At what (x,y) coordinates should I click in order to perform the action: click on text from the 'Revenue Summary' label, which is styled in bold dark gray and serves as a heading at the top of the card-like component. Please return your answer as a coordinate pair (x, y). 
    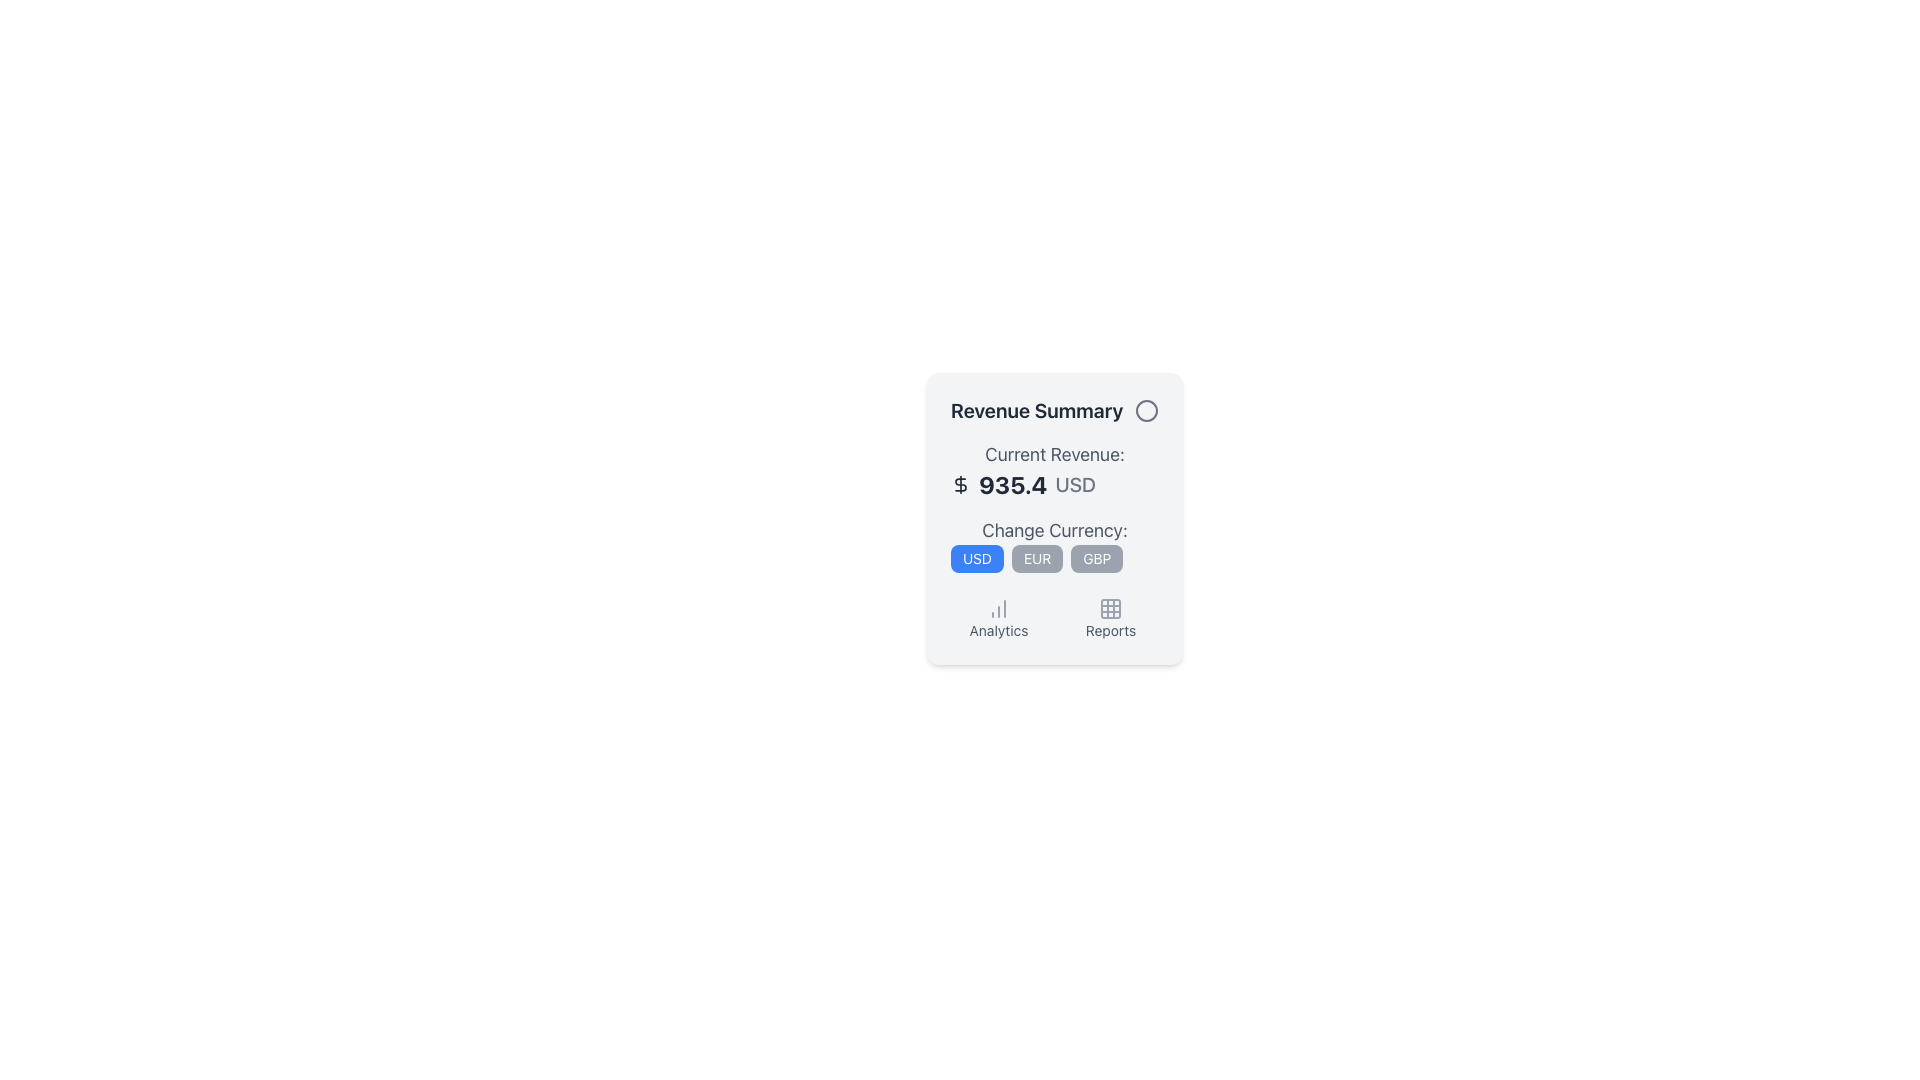
    Looking at the image, I should click on (1037, 410).